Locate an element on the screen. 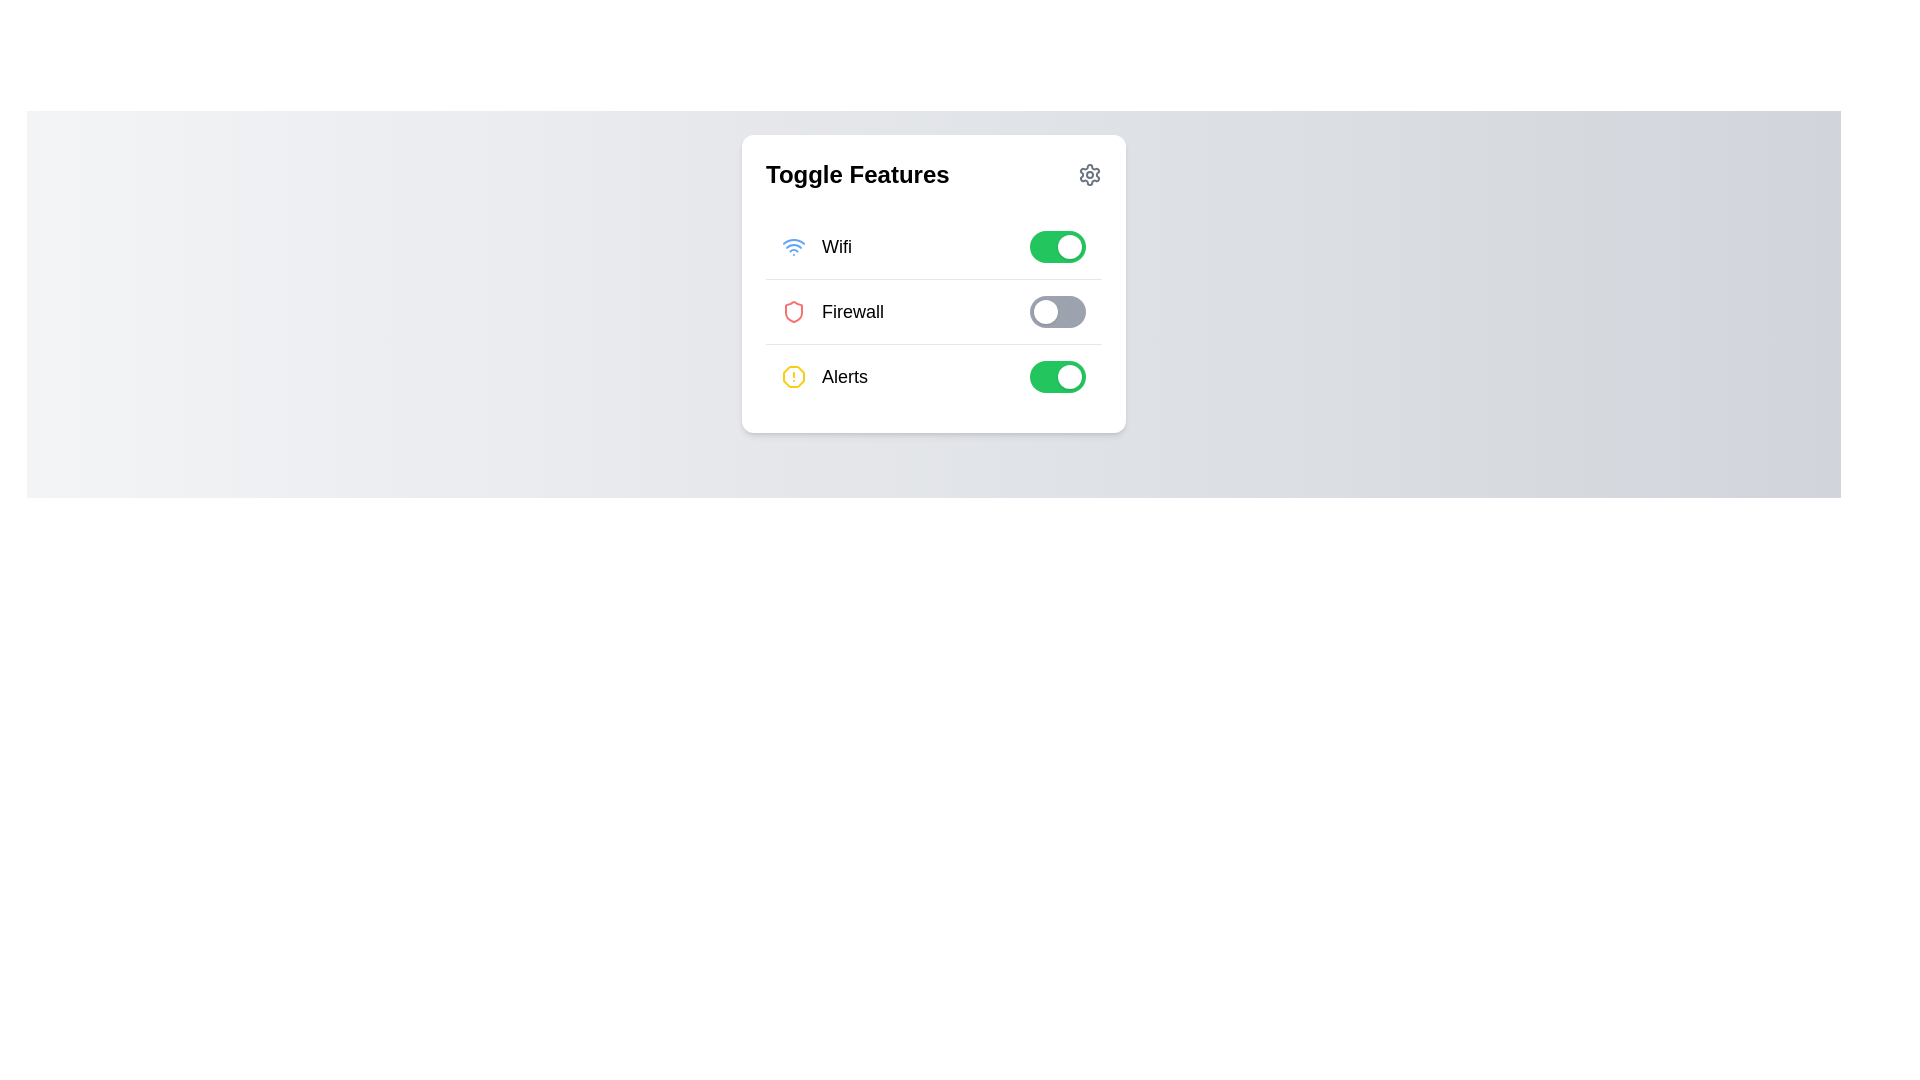 This screenshot has height=1080, width=1920. the 'Alerts' text label, which is a bold, large font label part of the toggle feature interface, located between a yellow warning icon and a toggle switch is located at coordinates (844, 377).